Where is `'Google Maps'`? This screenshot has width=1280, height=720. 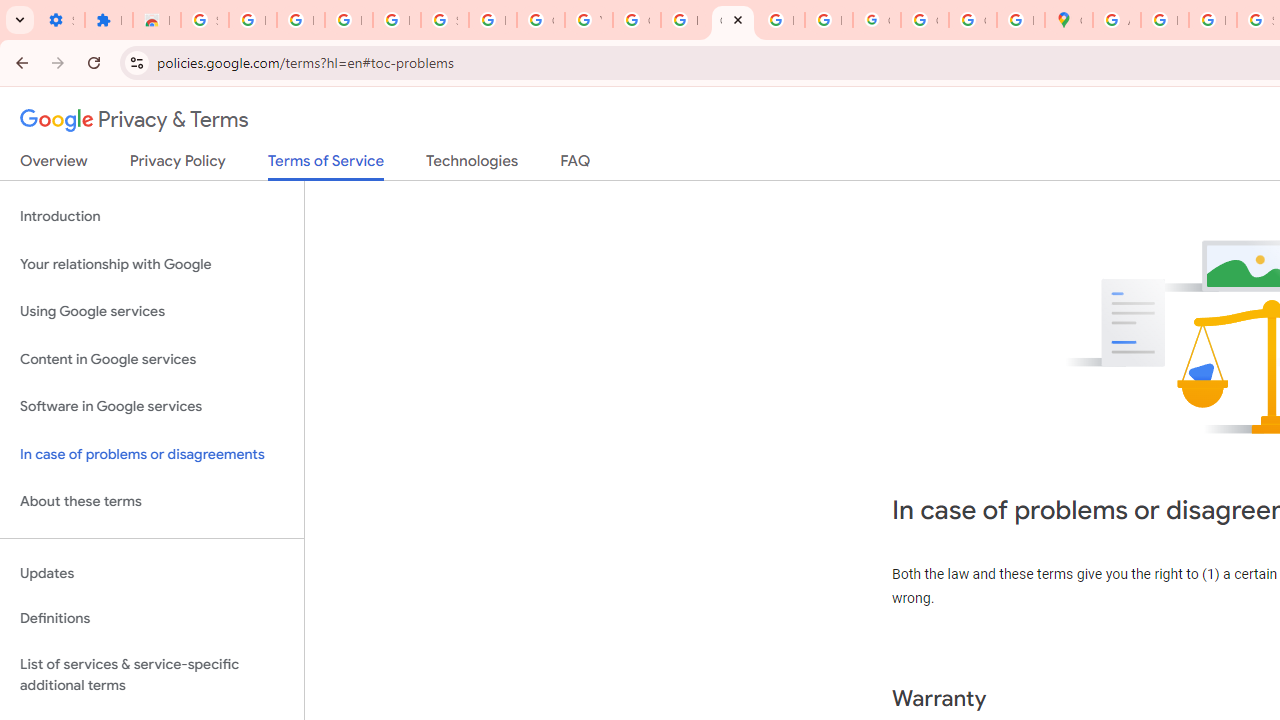
'Google Maps' is located at coordinates (1067, 20).